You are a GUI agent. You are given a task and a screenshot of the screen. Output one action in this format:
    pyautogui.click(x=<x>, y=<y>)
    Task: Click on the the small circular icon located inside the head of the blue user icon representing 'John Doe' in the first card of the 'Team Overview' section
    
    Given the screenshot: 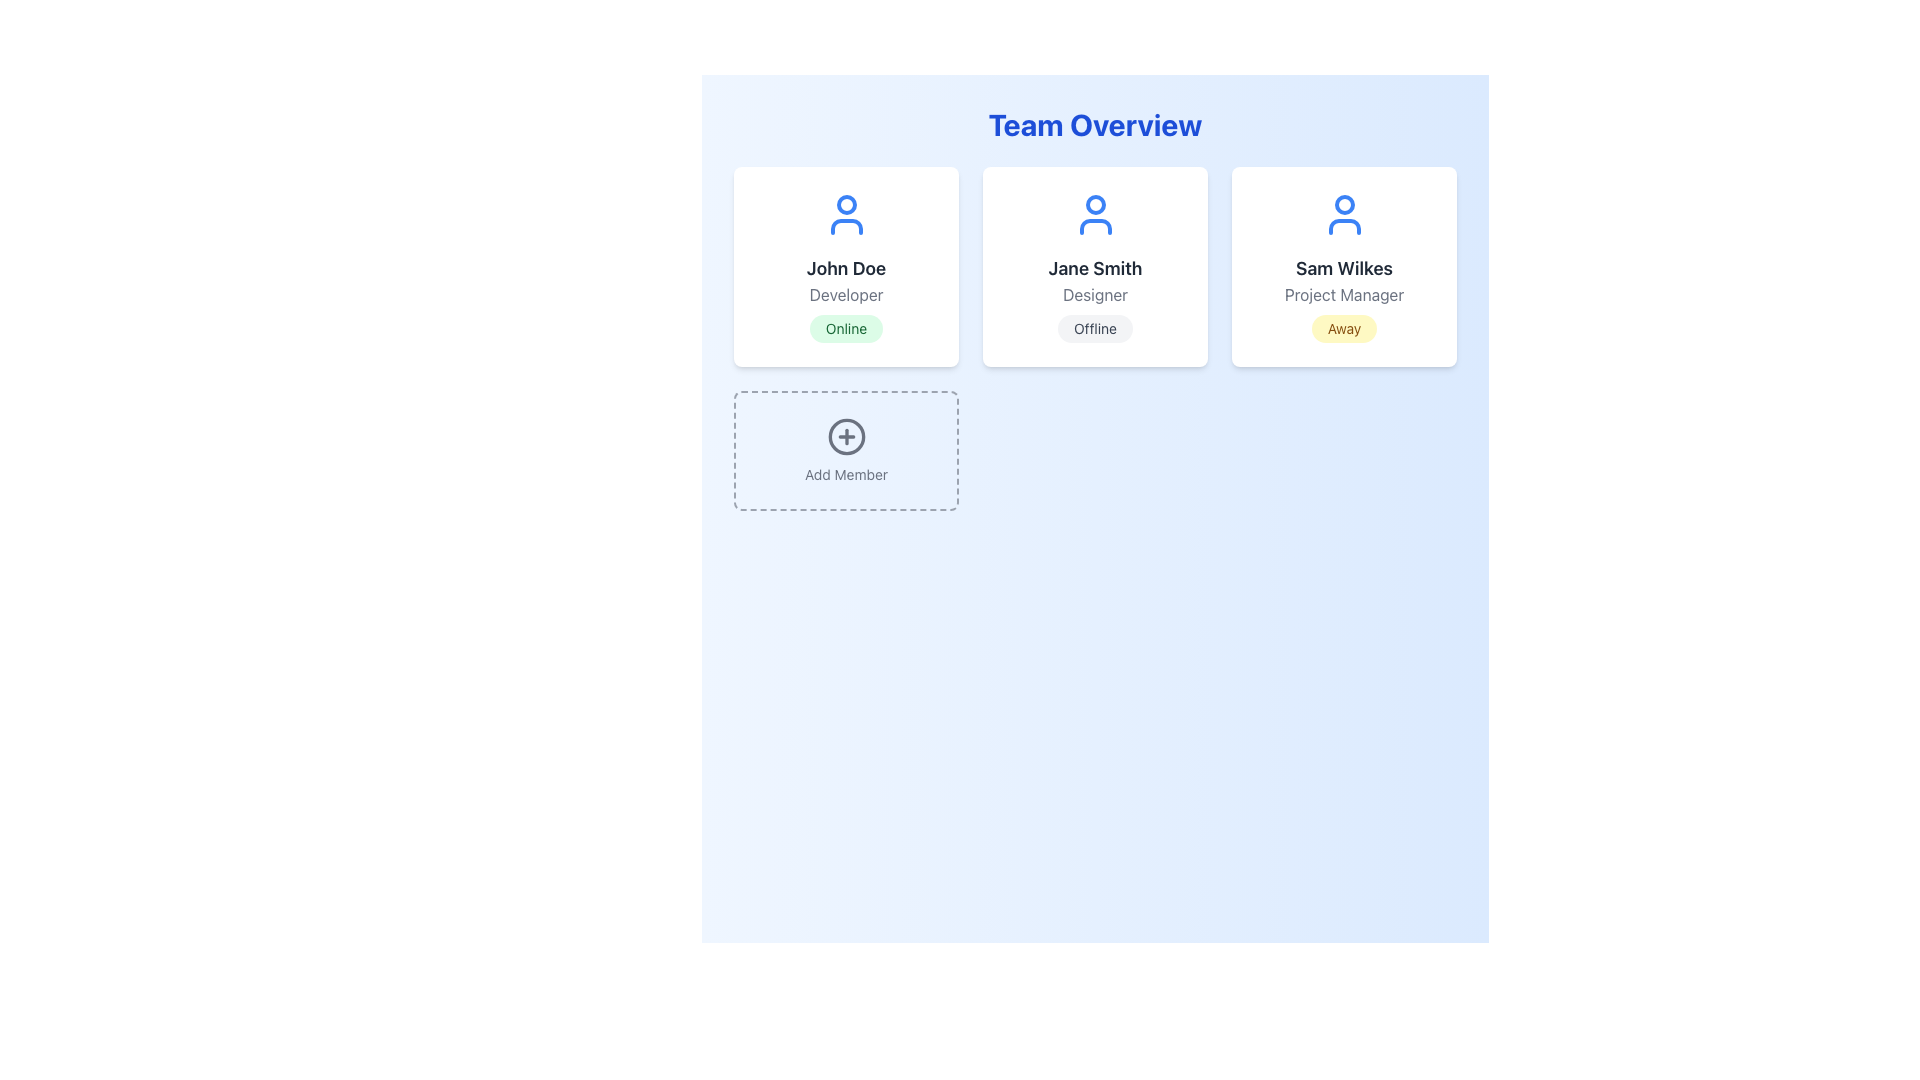 What is the action you would take?
    pyautogui.click(x=846, y=204)
    